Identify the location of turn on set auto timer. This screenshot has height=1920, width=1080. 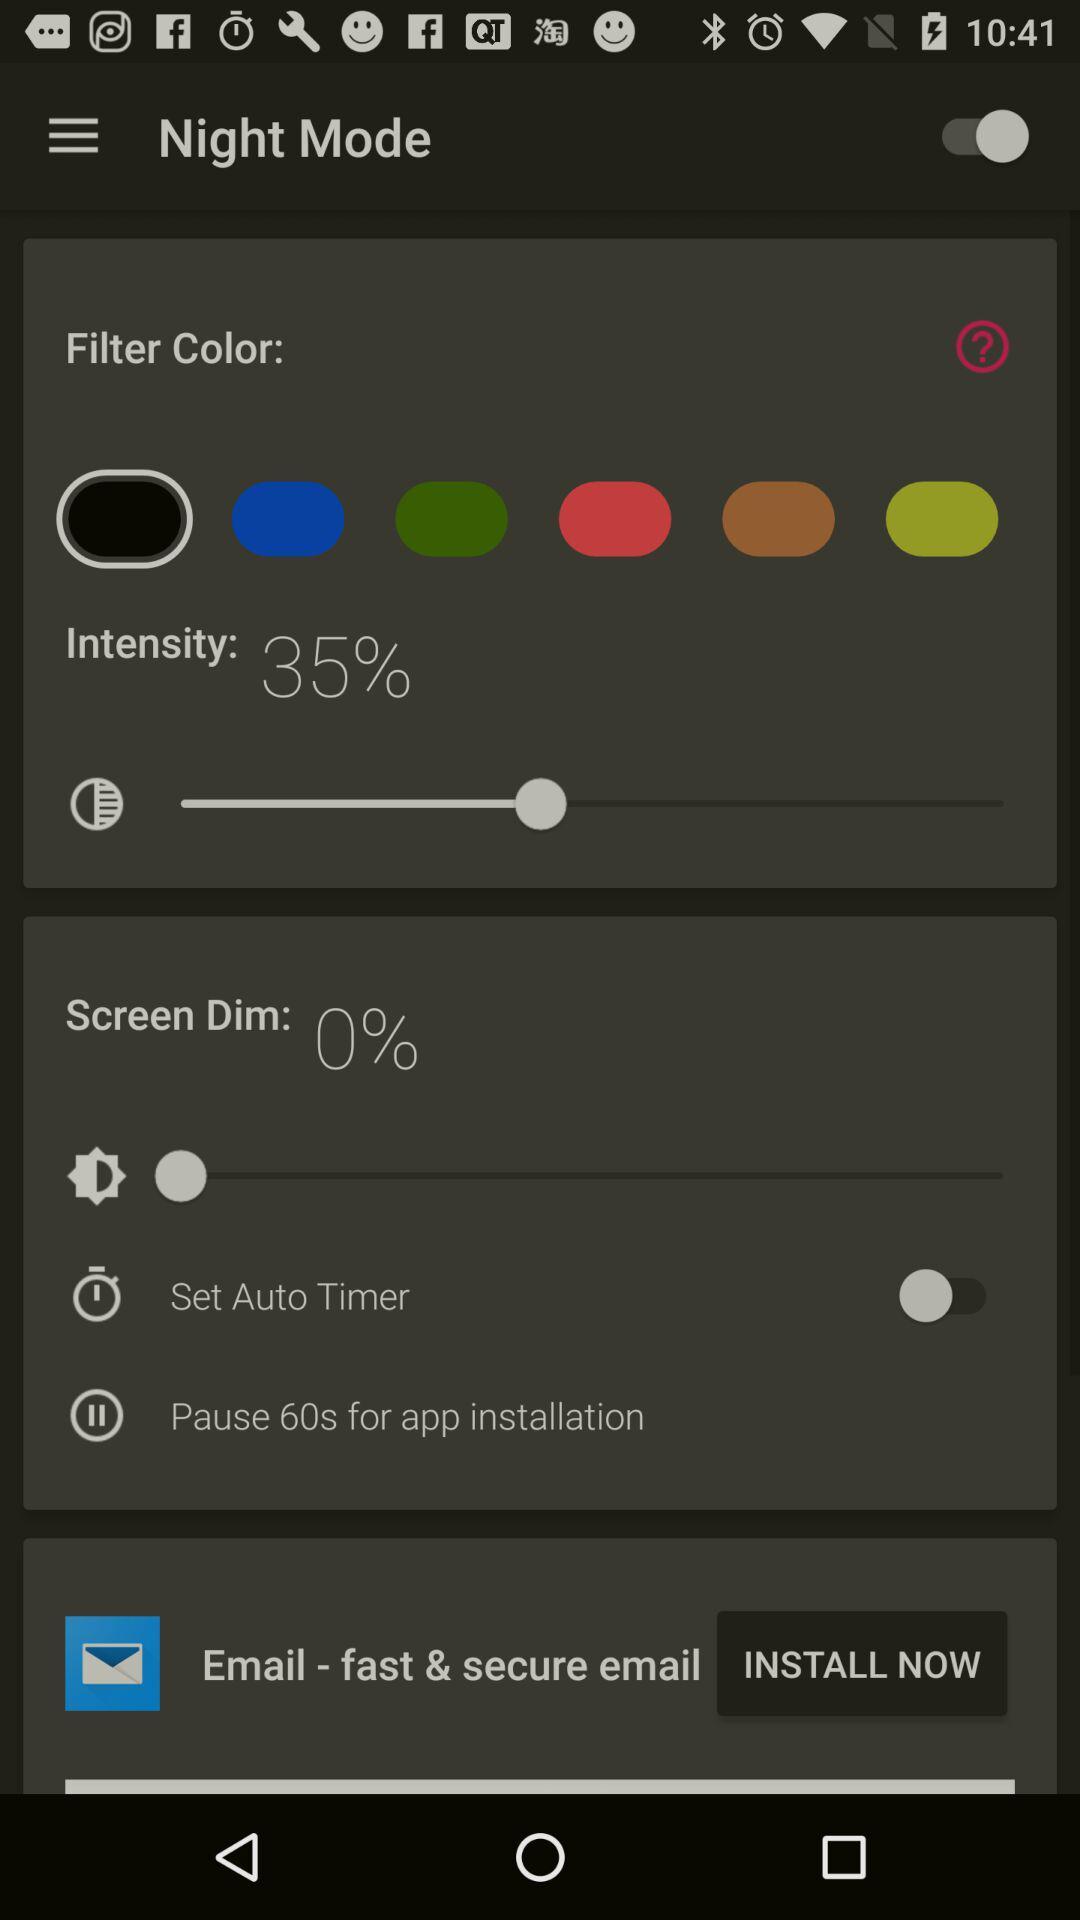
(951, 1295).